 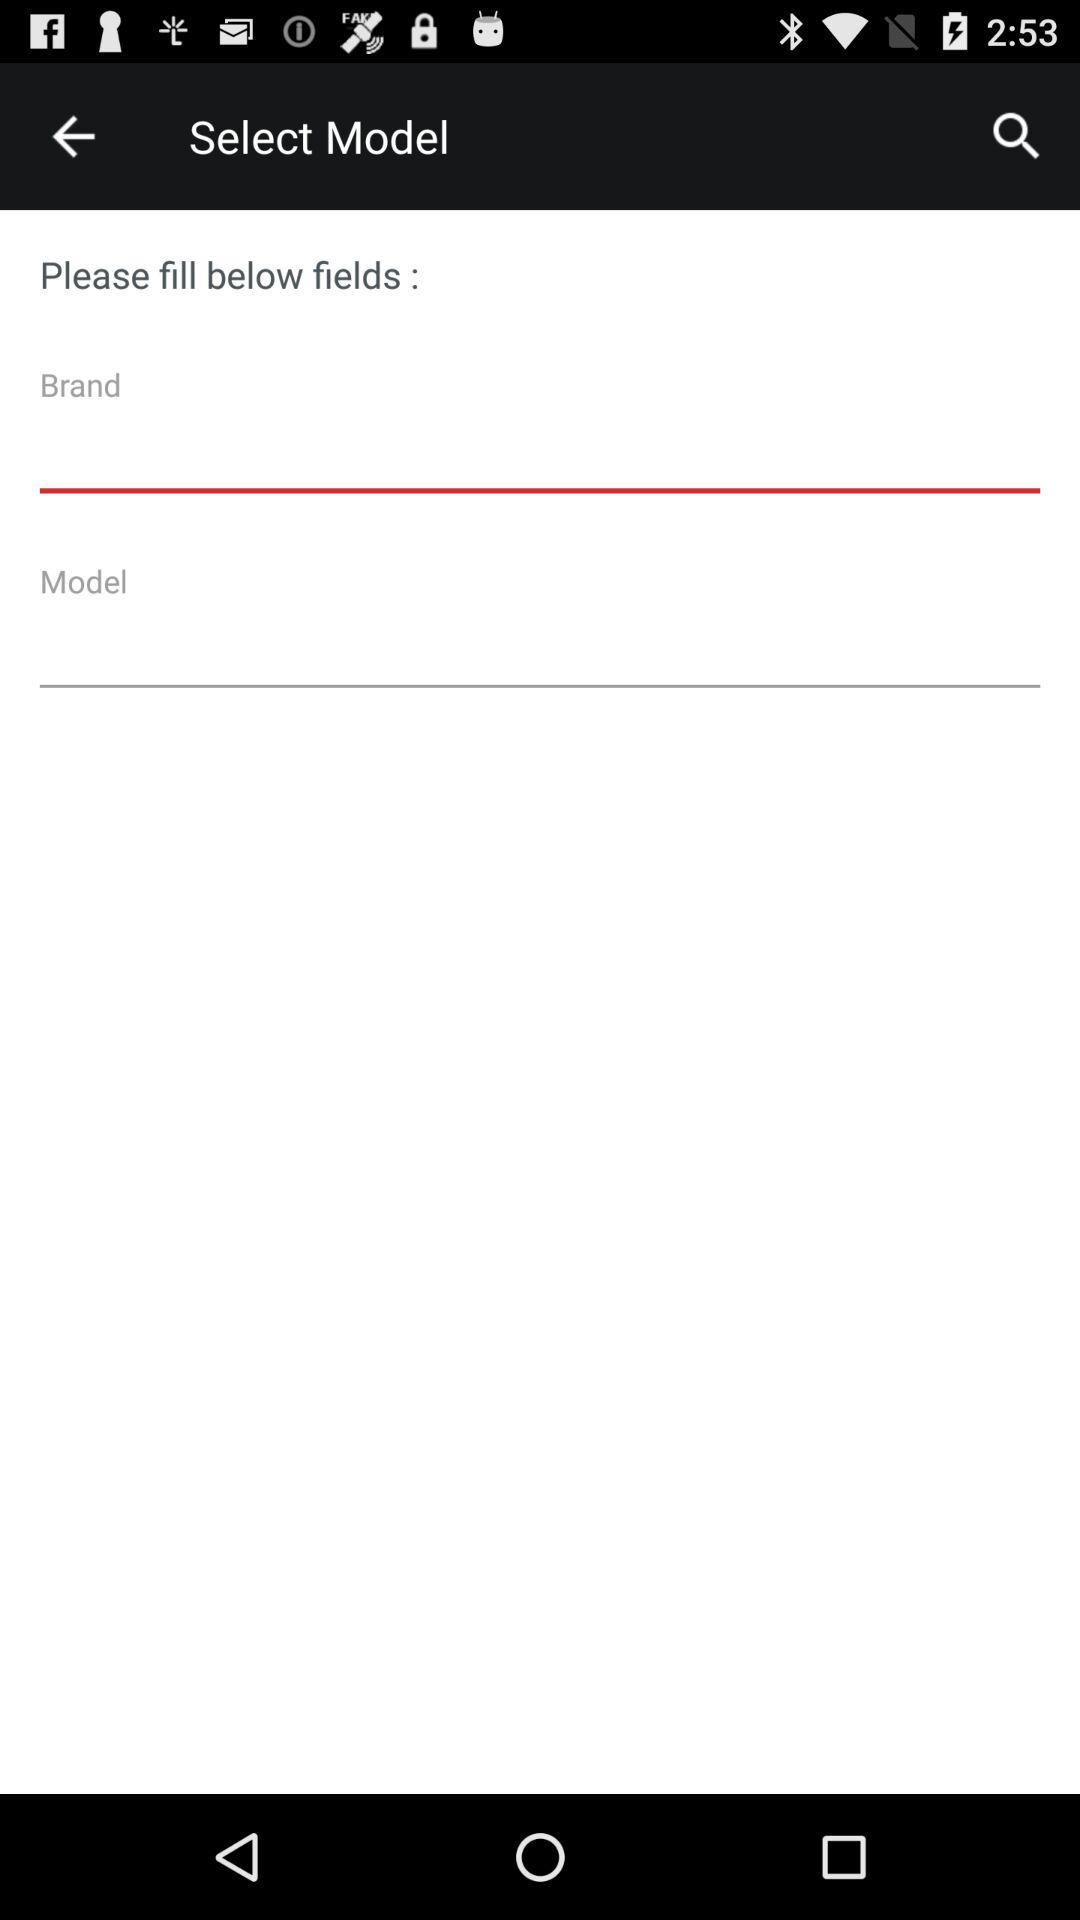 What do you see at coordinates (1017, 135) in the screenshot?
I see `the item above please fill below` at bounding box center [1017, 135].